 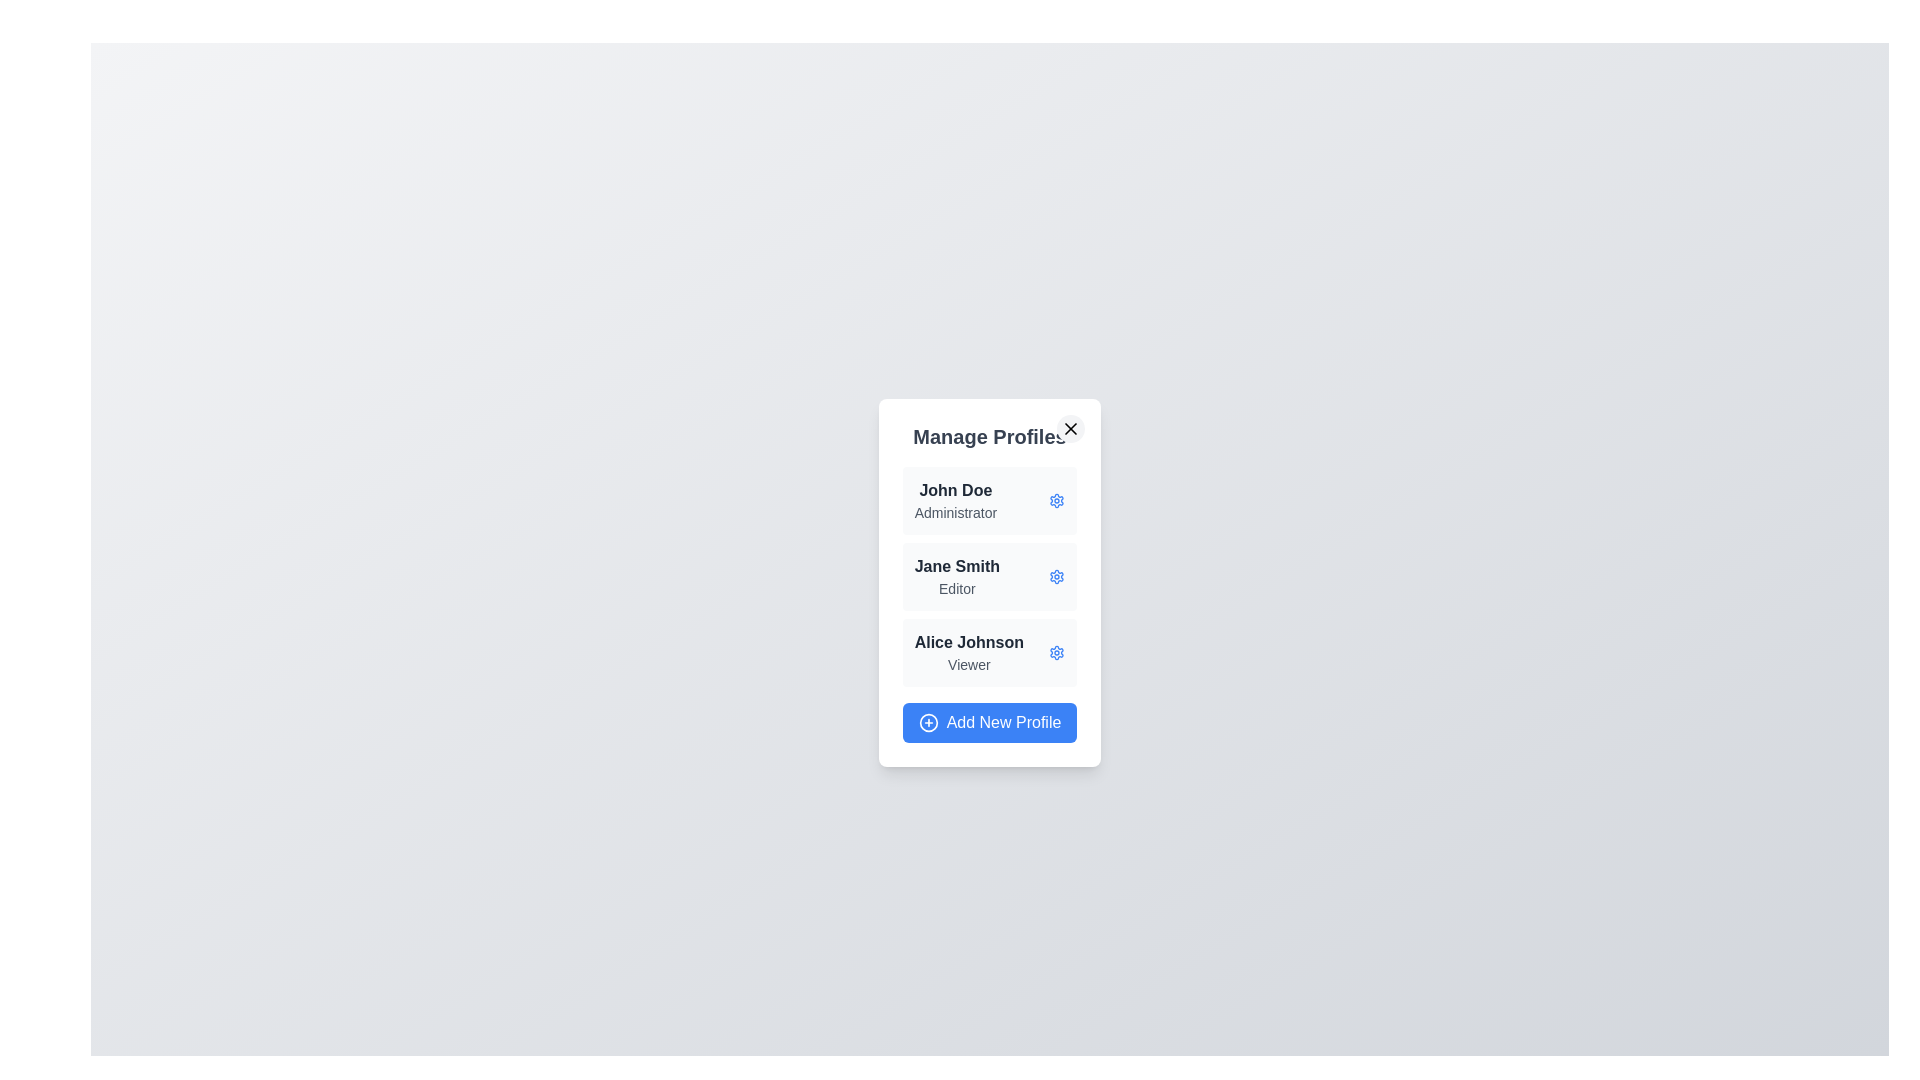 What do you see at coordinates (1056, 577) in the screenshot?
I see `gear icon next to the profile named Jane Smith` at bounding box center [1056, 577].